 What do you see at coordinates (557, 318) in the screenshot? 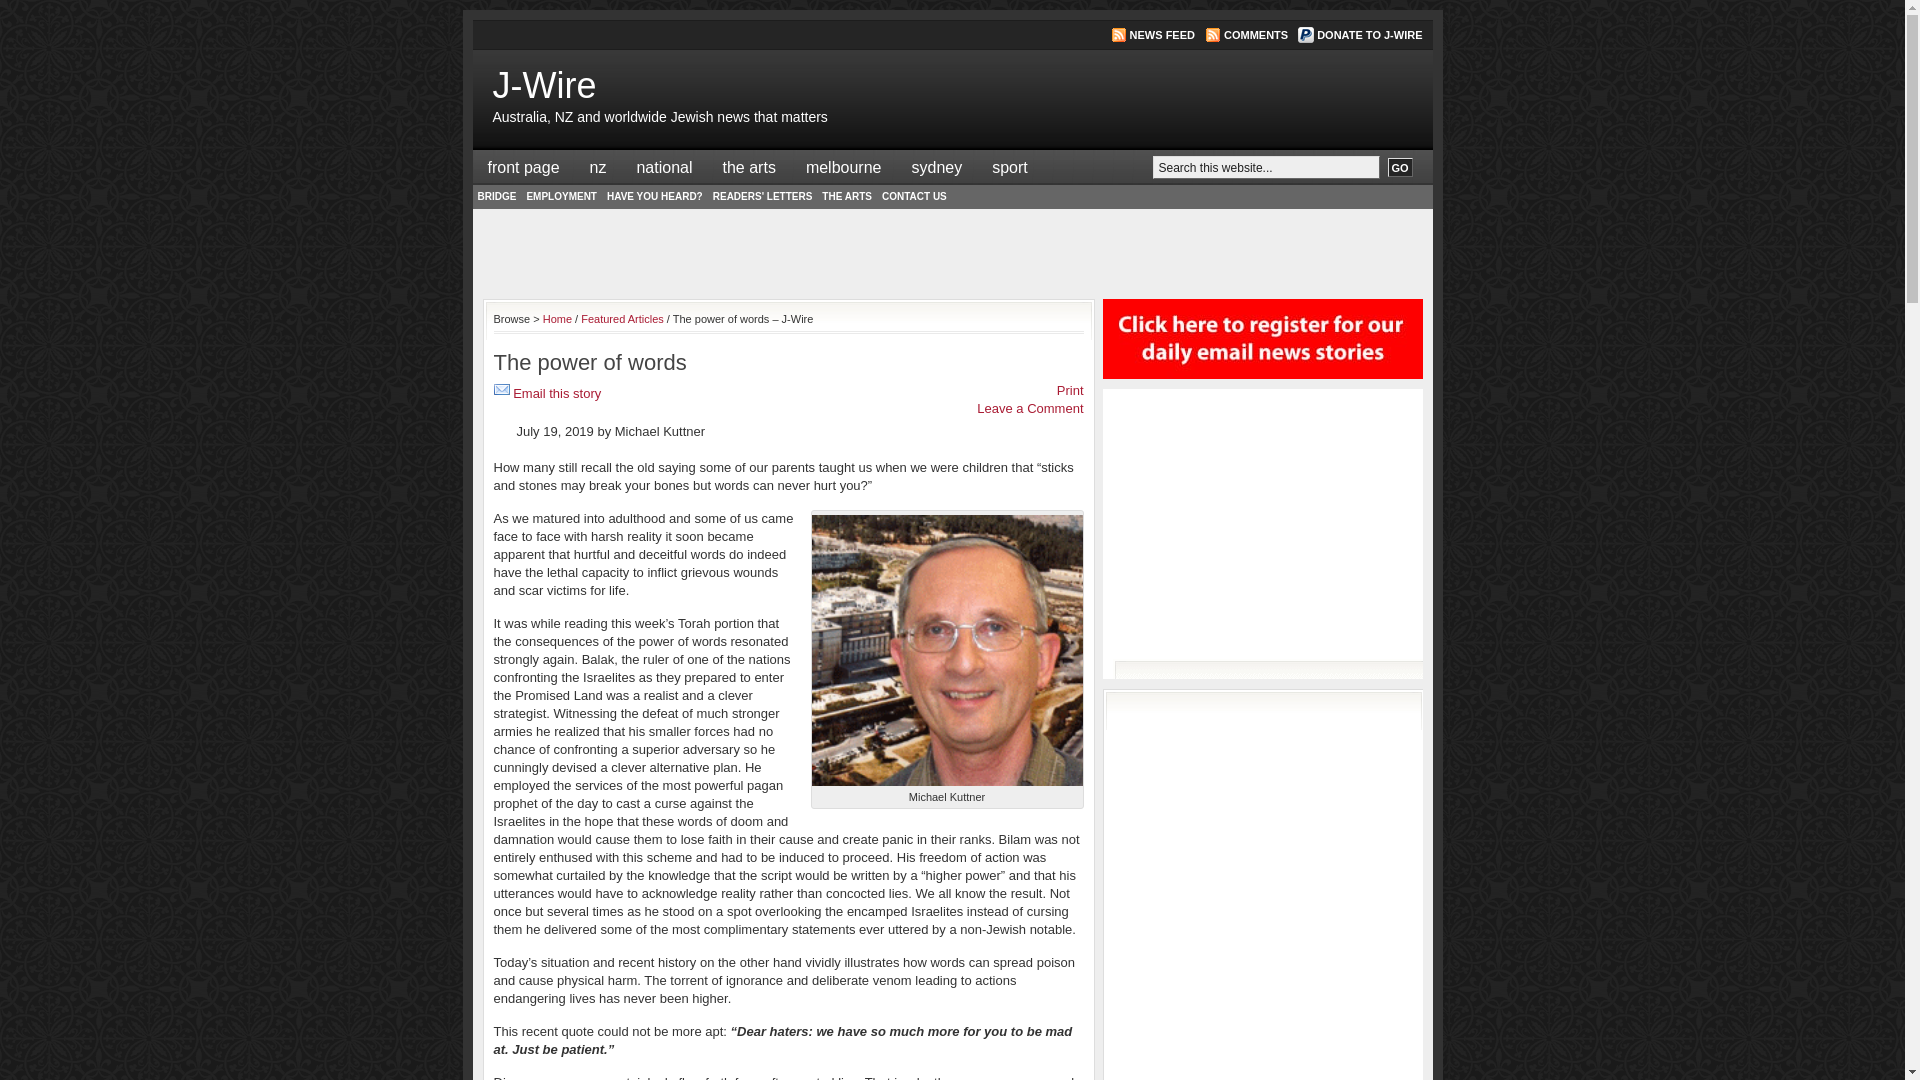
I see `'Home'` at bounding box center [557, 318].